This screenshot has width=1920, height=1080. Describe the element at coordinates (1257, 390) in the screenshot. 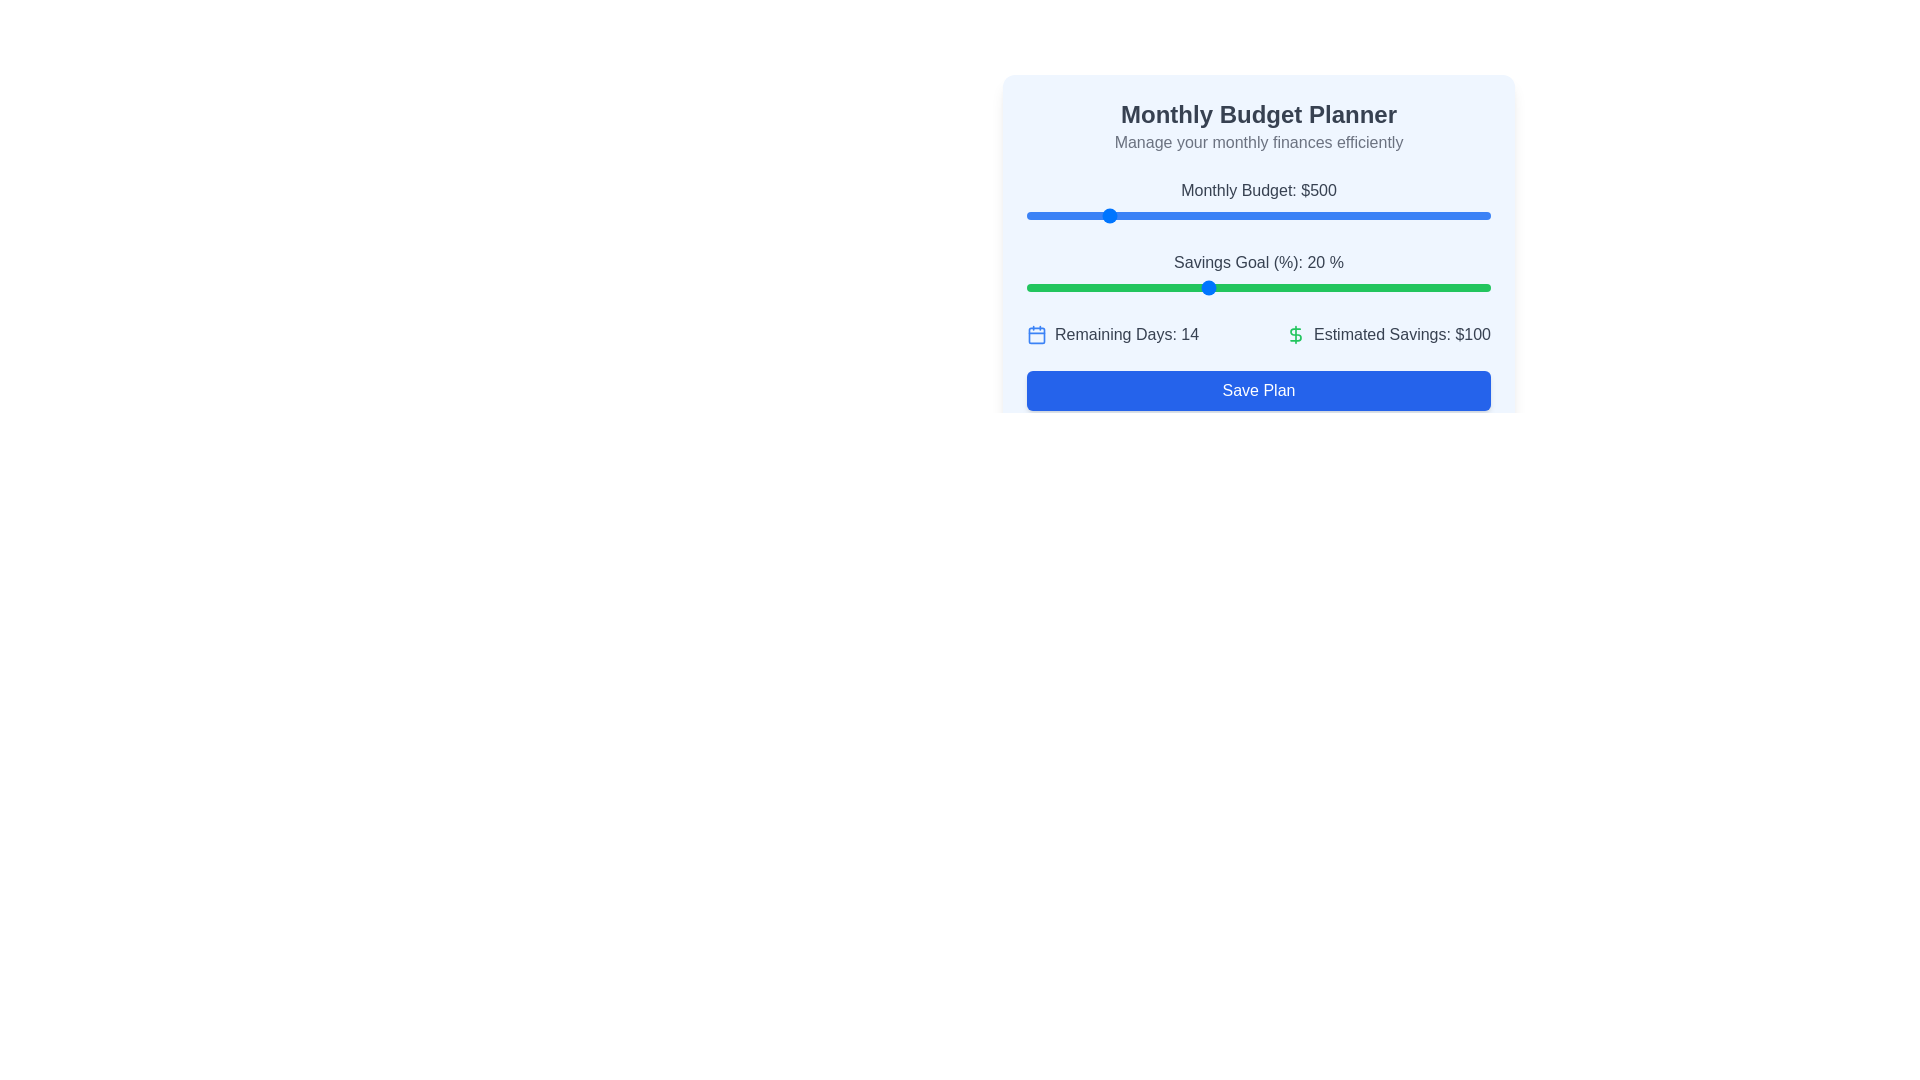

I see `the 'Save Plan' button` at that location.